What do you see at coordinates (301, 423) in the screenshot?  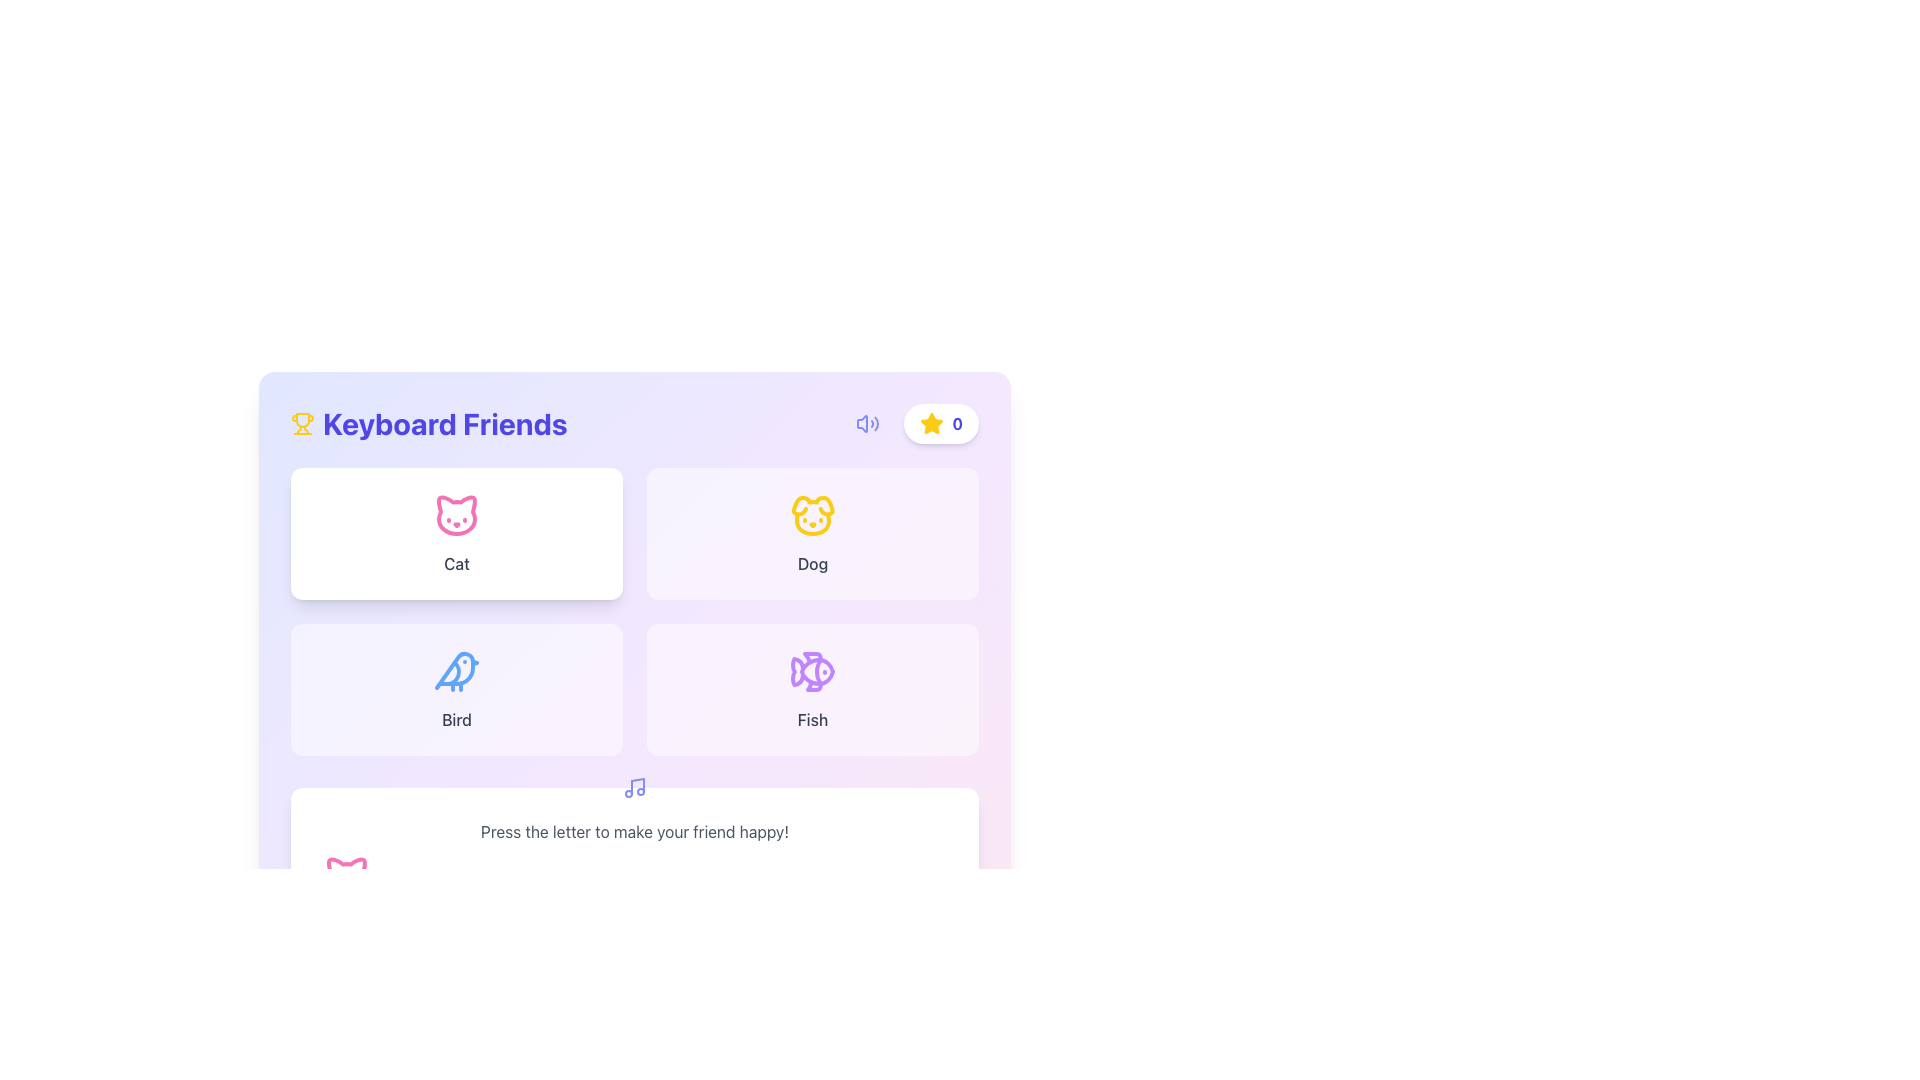 I see `the yellow trophy icon located to the left of the 'Keyboard Friends' title in the header section` at bounding box center [301, 423].